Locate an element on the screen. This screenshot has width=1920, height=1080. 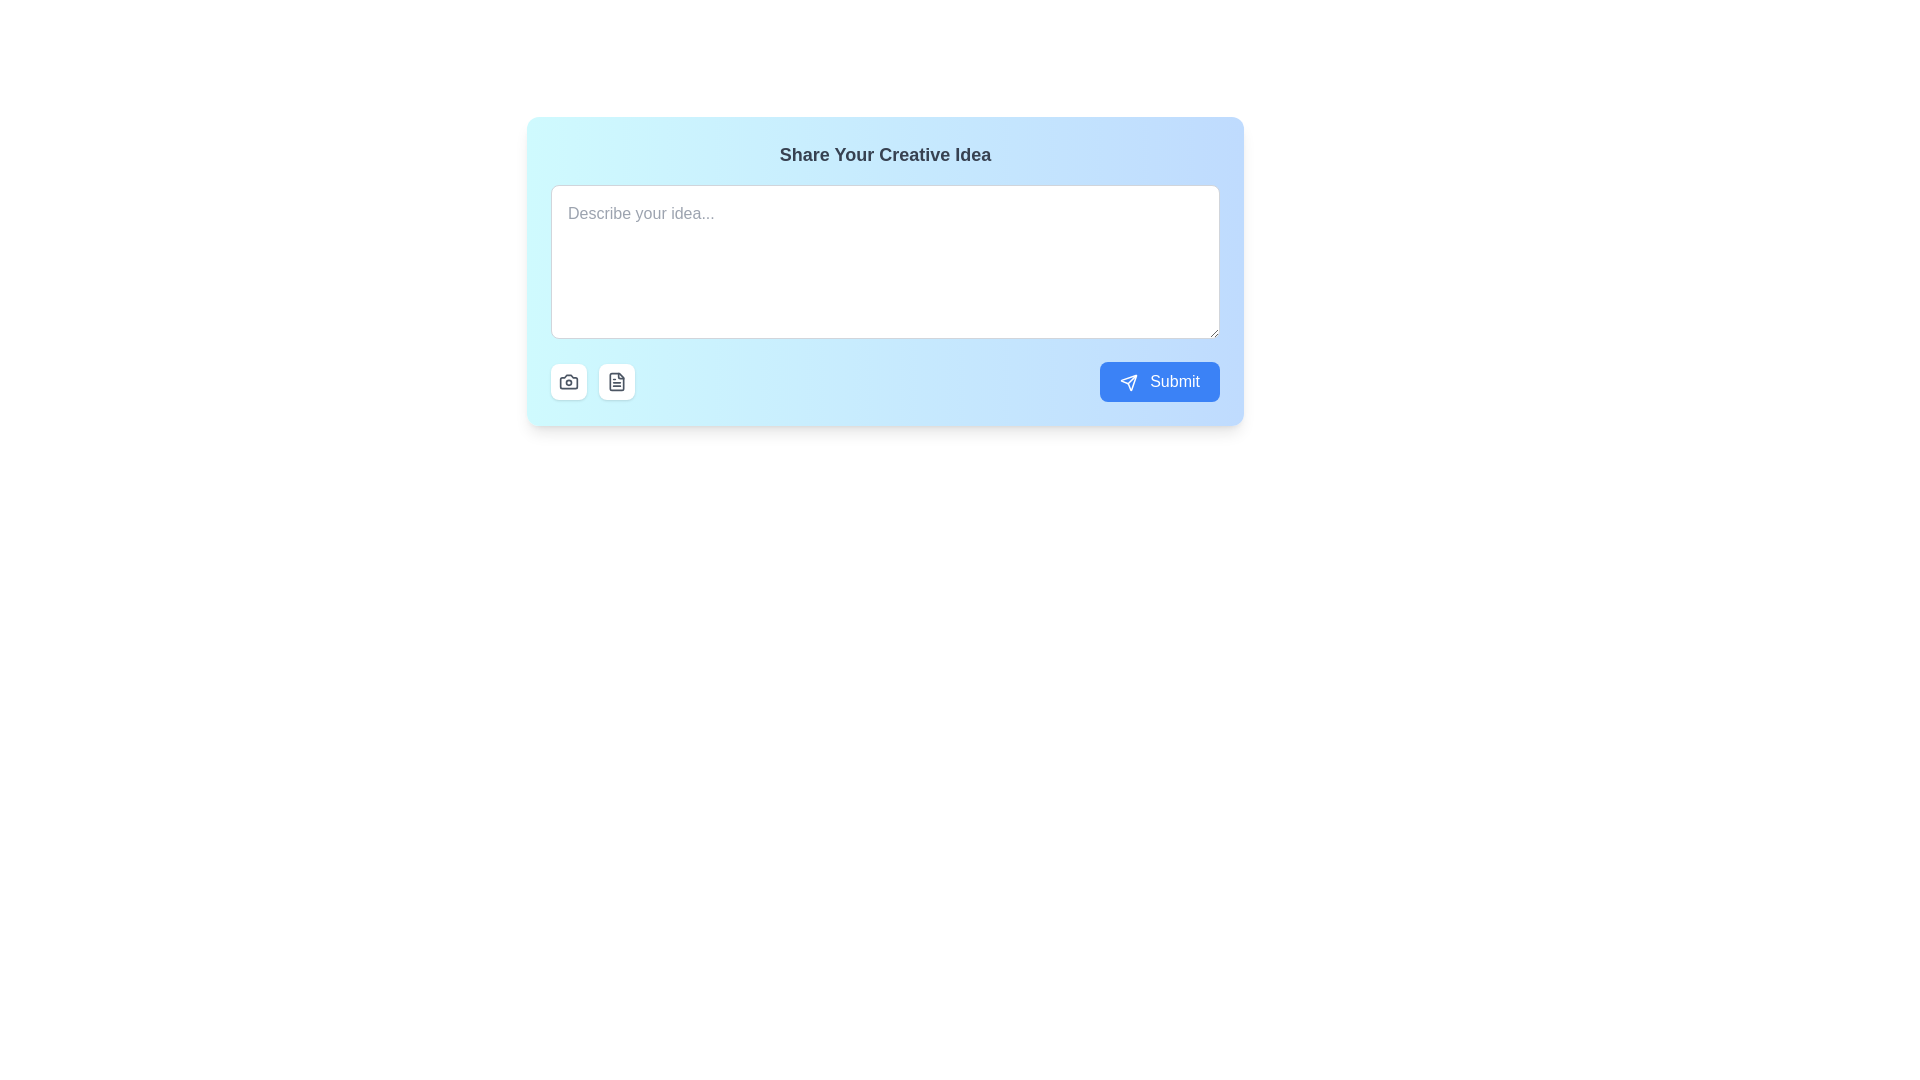
the first button in the horizontal grouping located at the bottom-left corner of a light blue panel to initiate the action related to capturing or uploading an image is located at coordinates (568, 381).